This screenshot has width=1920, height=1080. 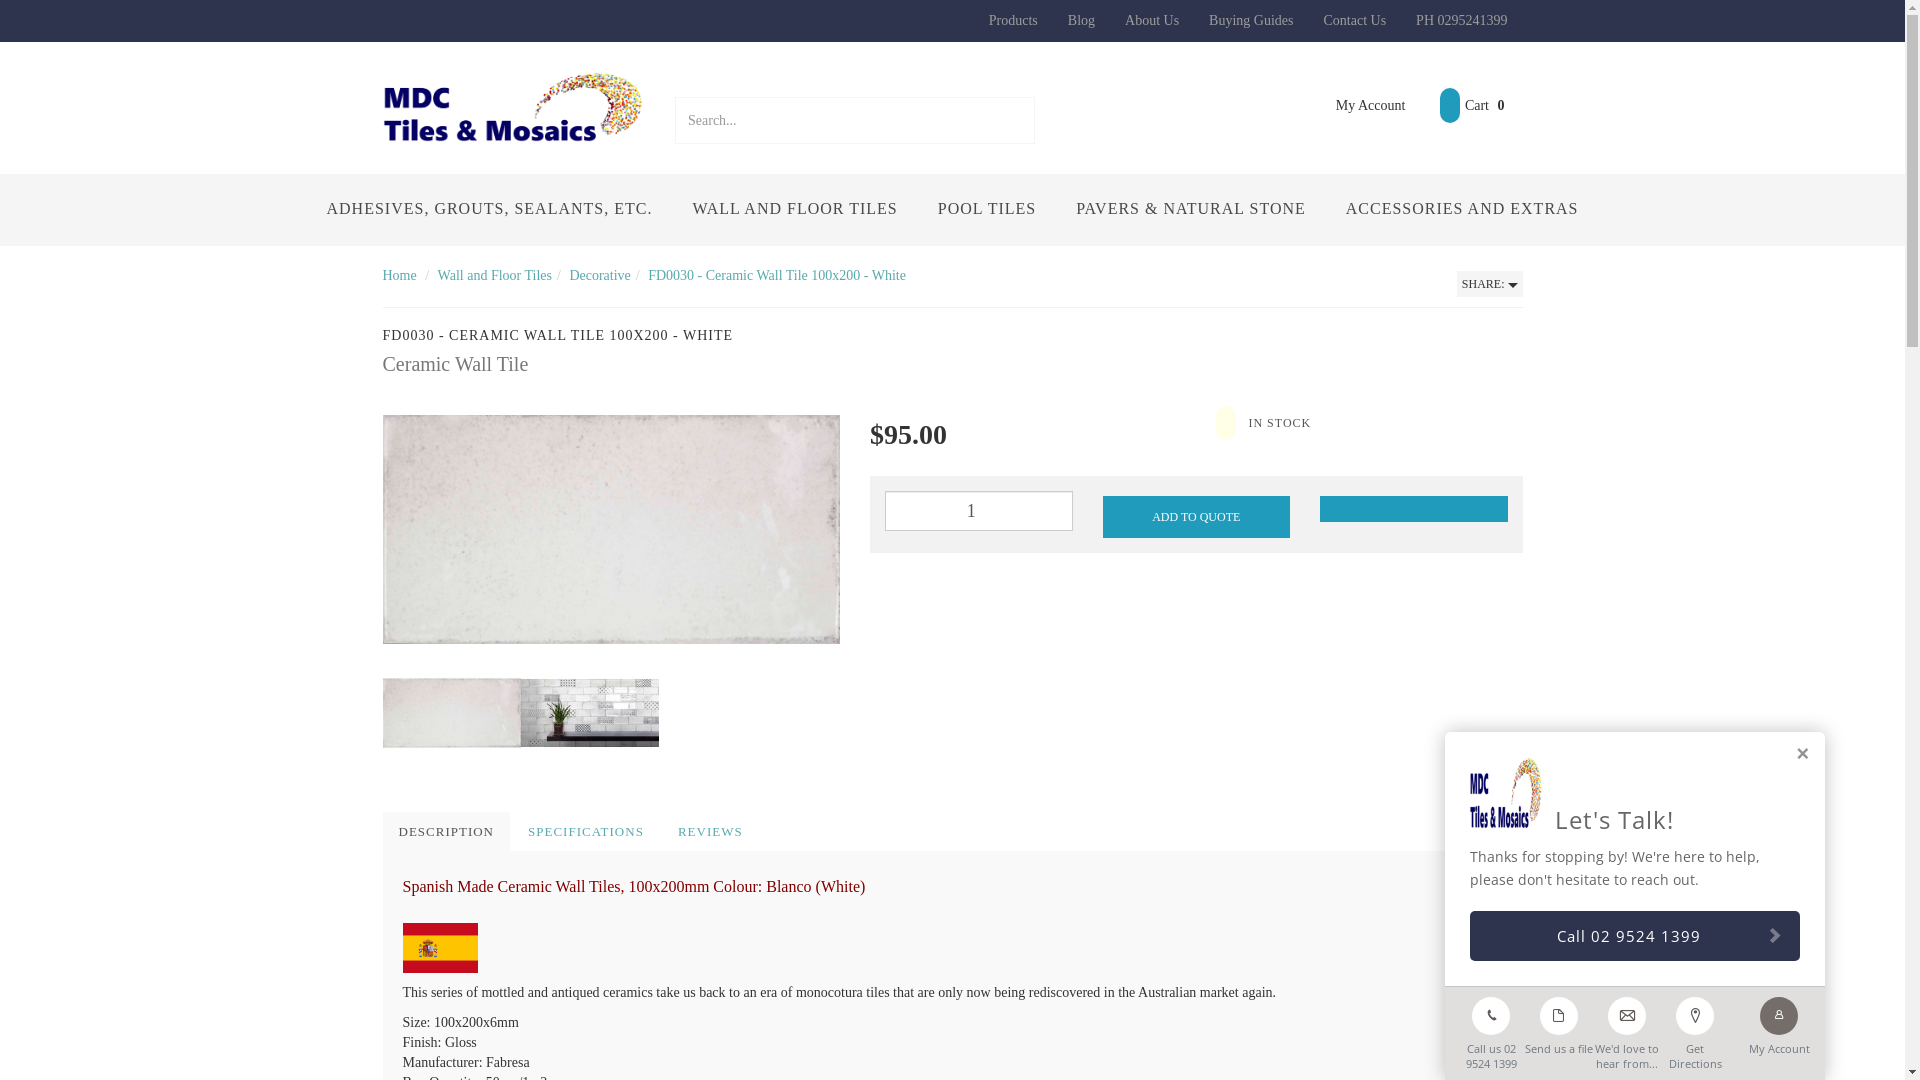 I want to click on 'REVIEWS', so click(x=662, y=832).